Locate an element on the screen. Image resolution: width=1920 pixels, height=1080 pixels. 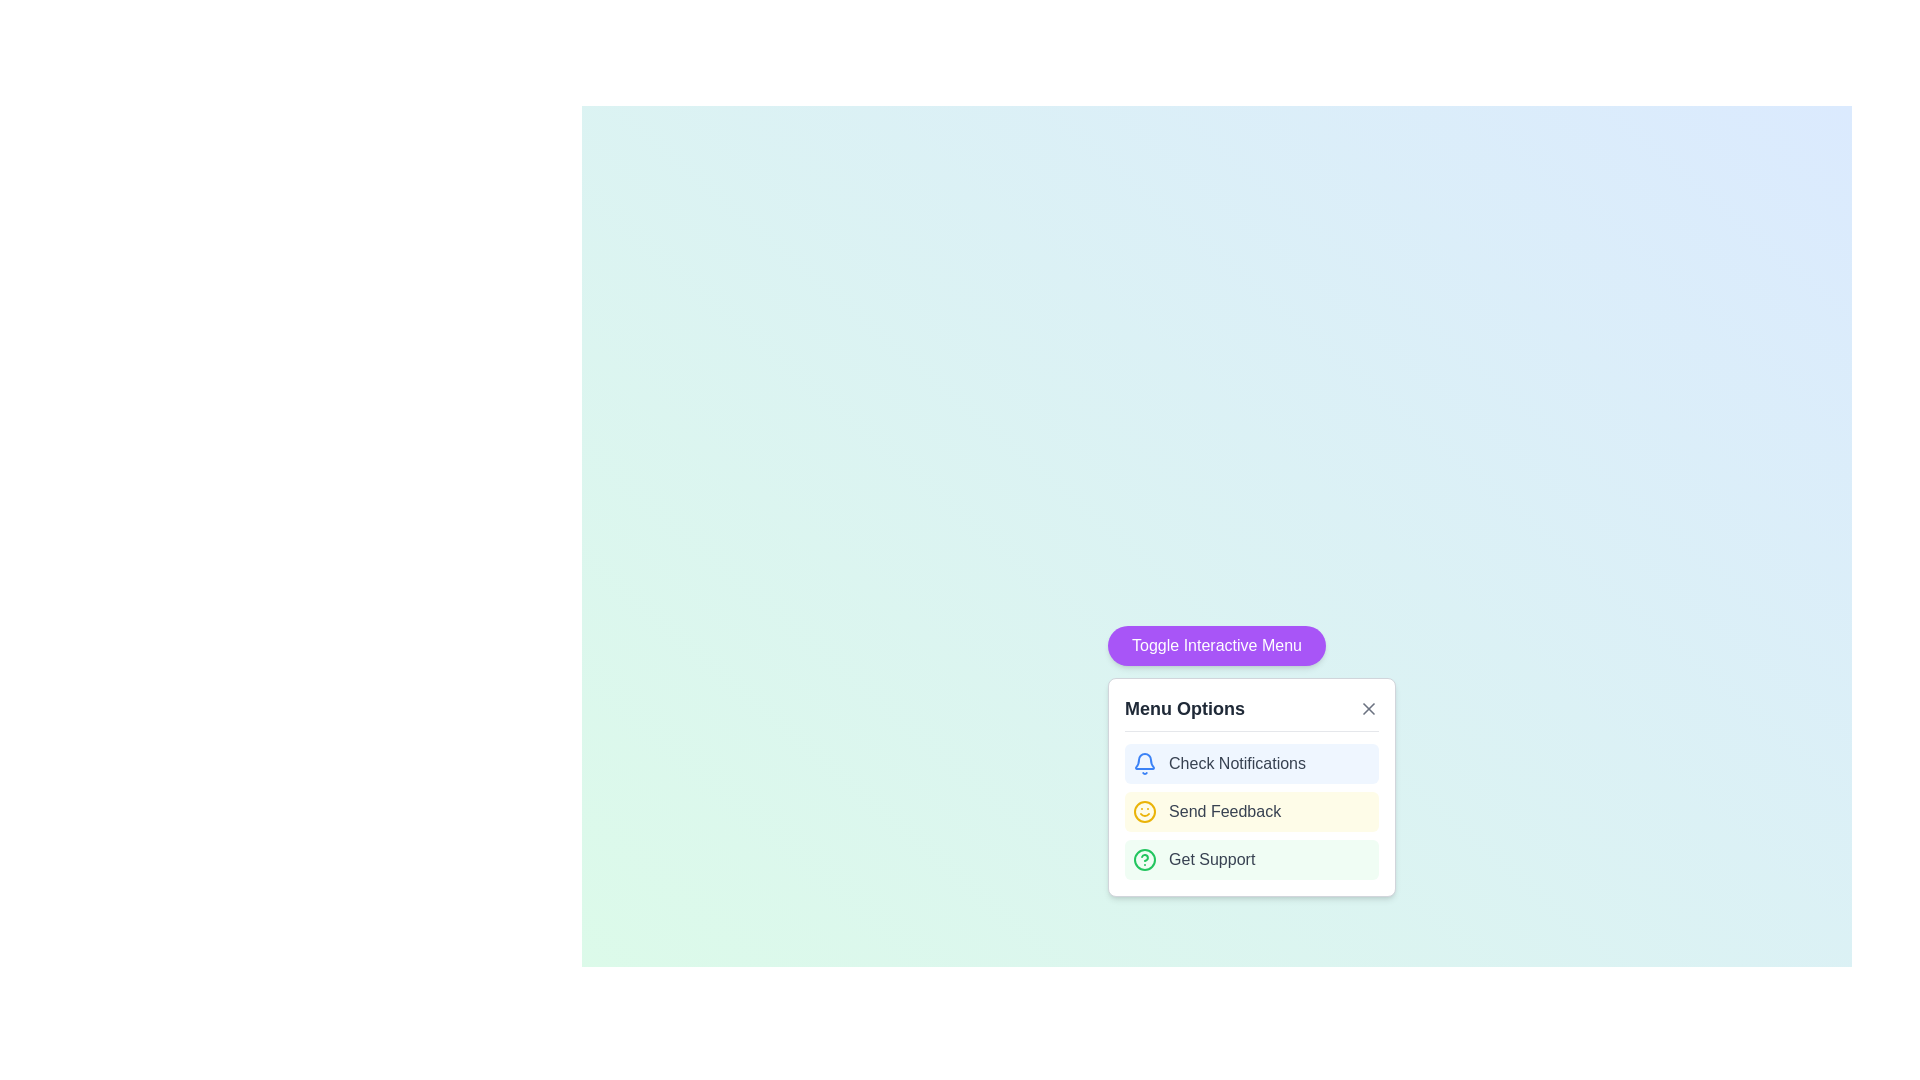
the notifications button located in the vertical list within the menu box, positioned above the 'Send Feedback' option and below the menu header is located at coordinates (1251, 763).